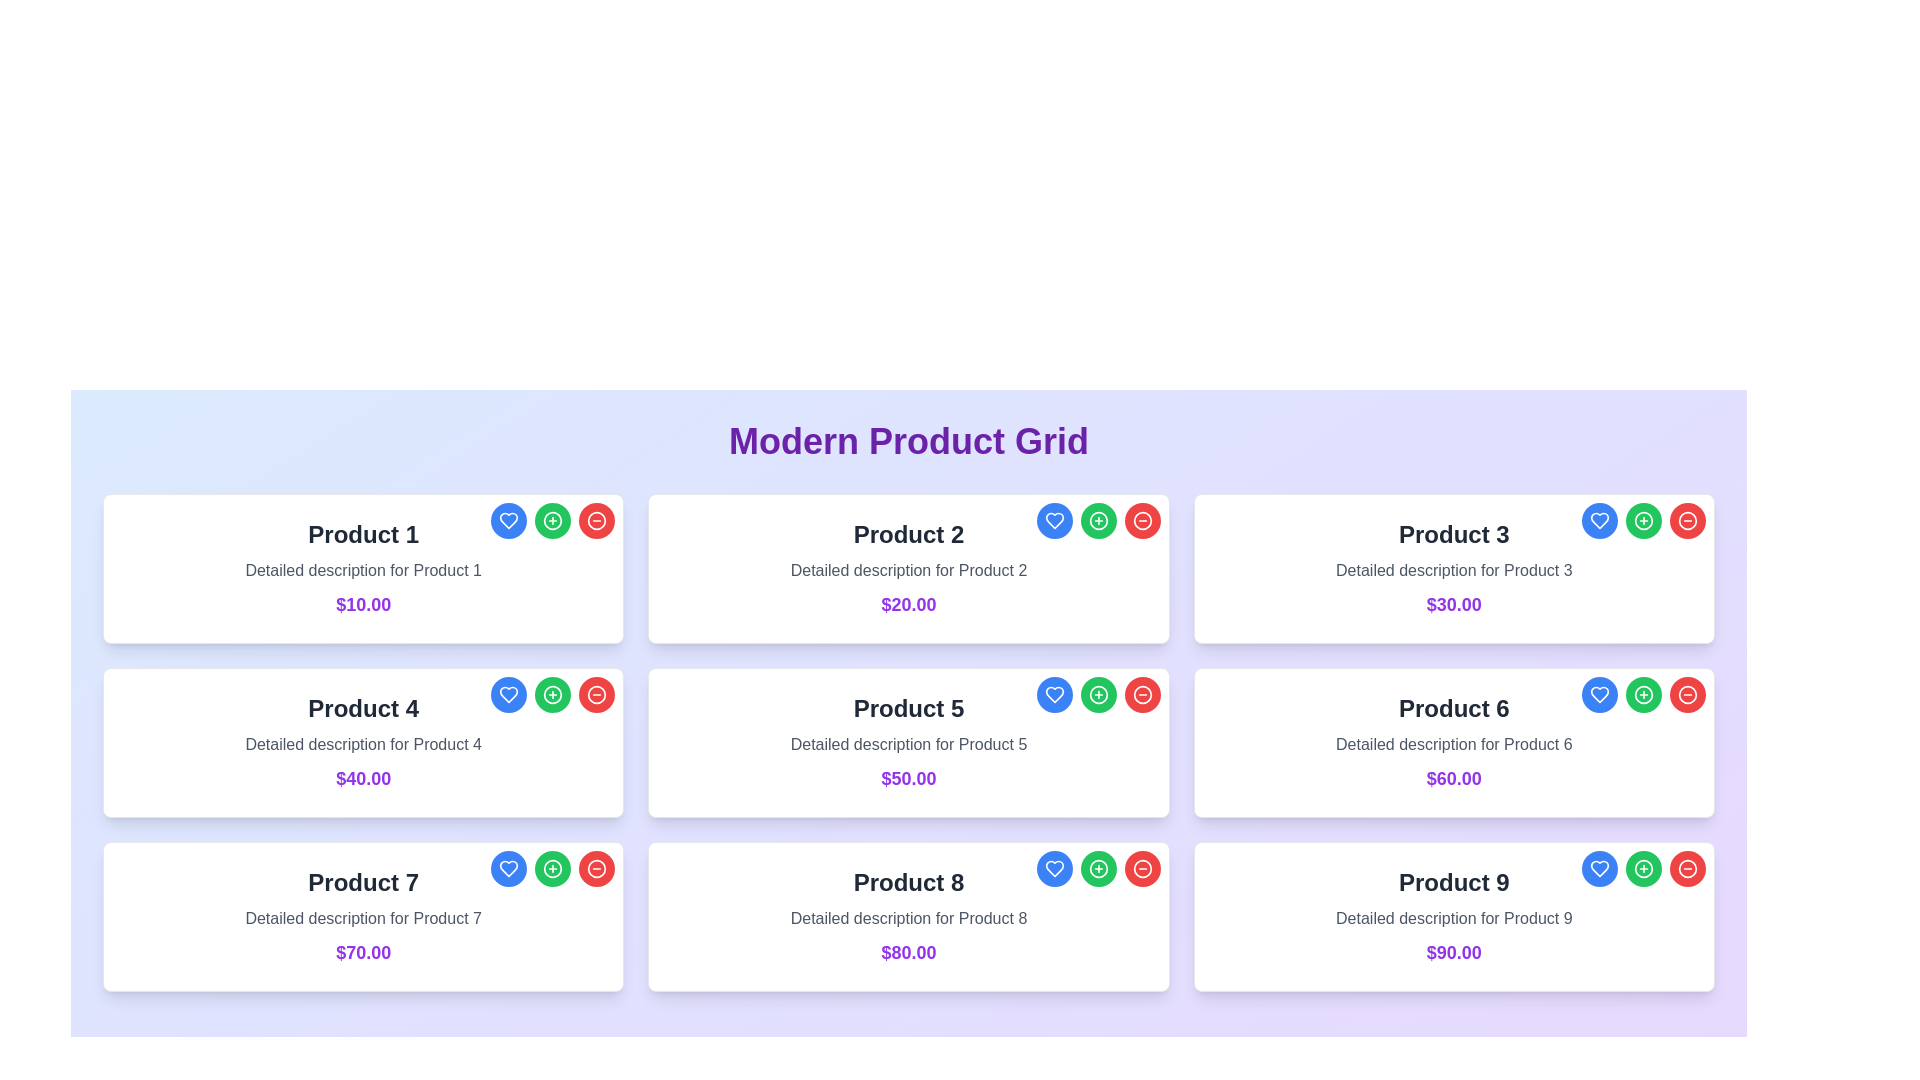 This screenshot has width=1920, height=1080. What do you see at coordinates (595, 693) in the screenshot?
I see `the circular red icon with a horizontal white line, resembling a 'minus' symbol, which is the third icon from the left in its group on the right side of the product card` at bounding box center [595, 693].